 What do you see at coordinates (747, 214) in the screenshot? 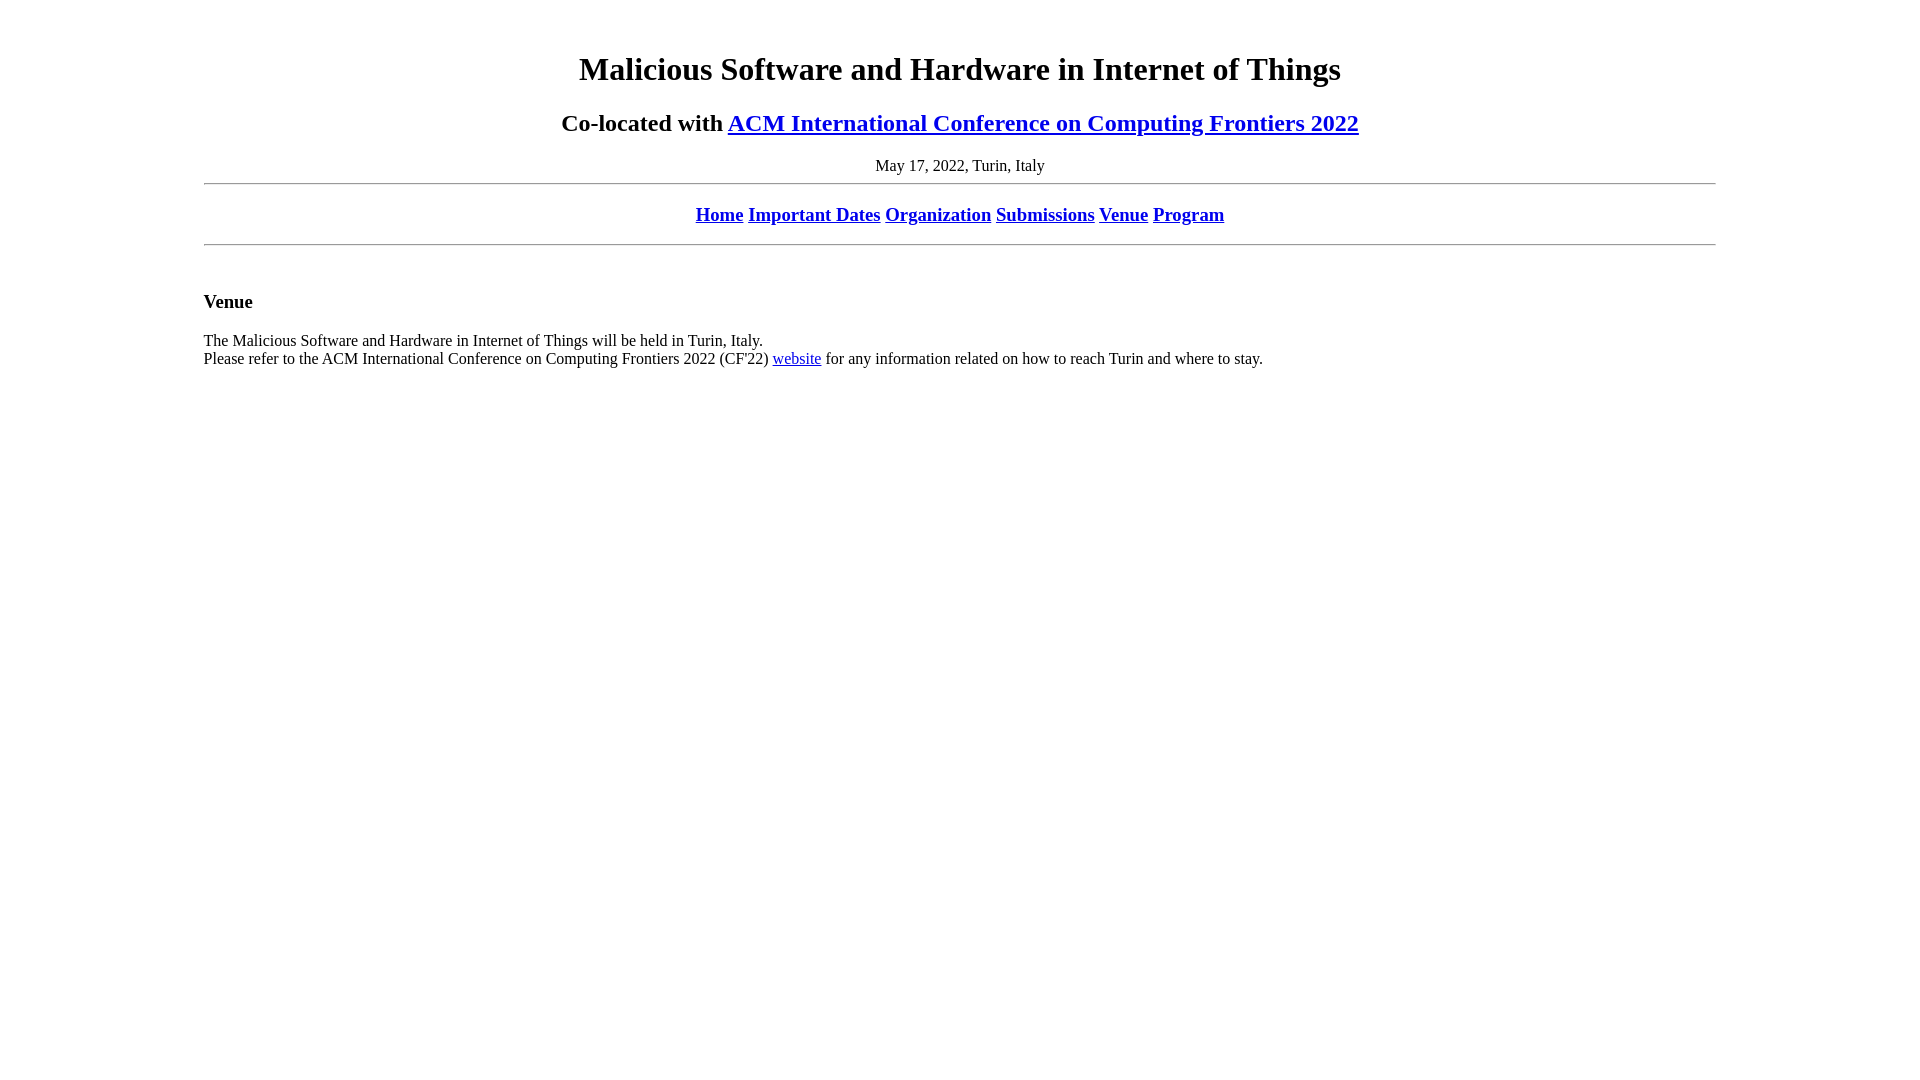
I see `'Important Dates'` at bounding box center [747, 214].